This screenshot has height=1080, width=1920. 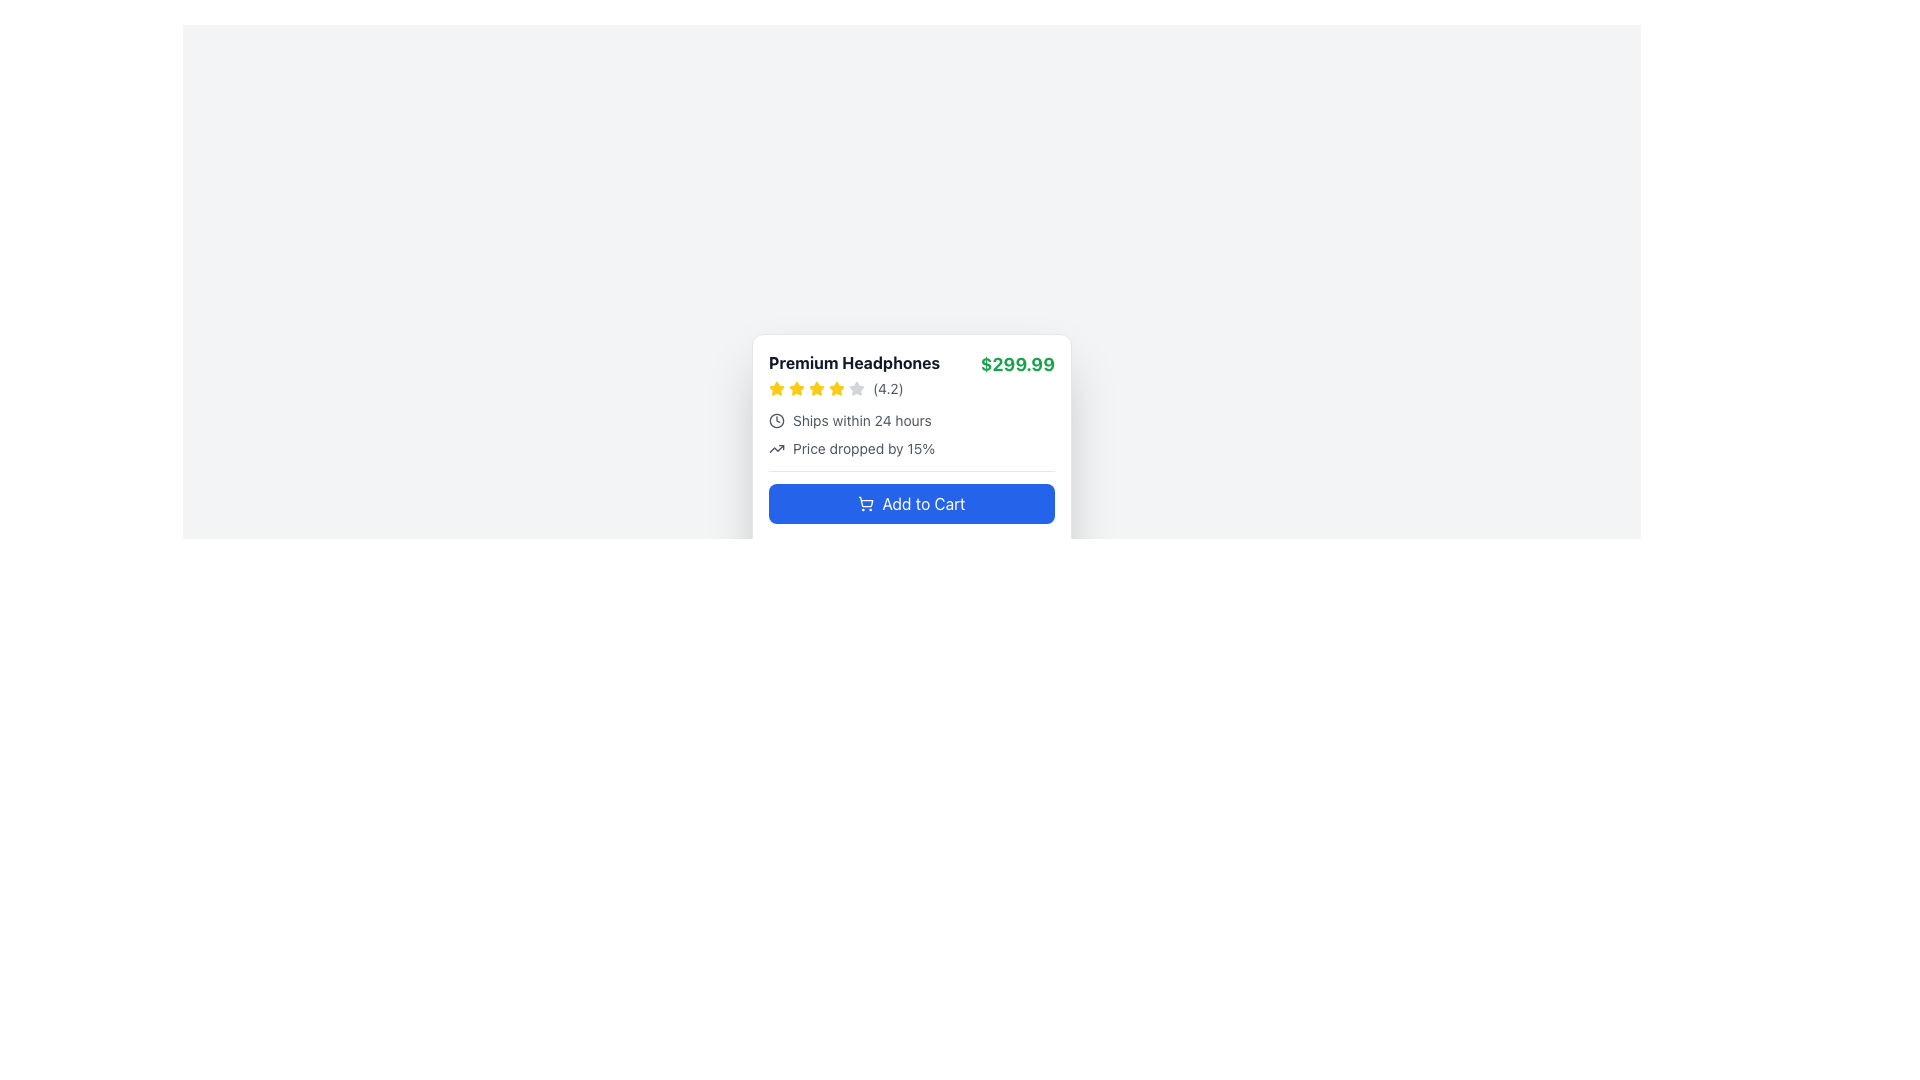 I want to click on the hyperlink located below the 'Add to Cart' button, so click(x=911, y=550).